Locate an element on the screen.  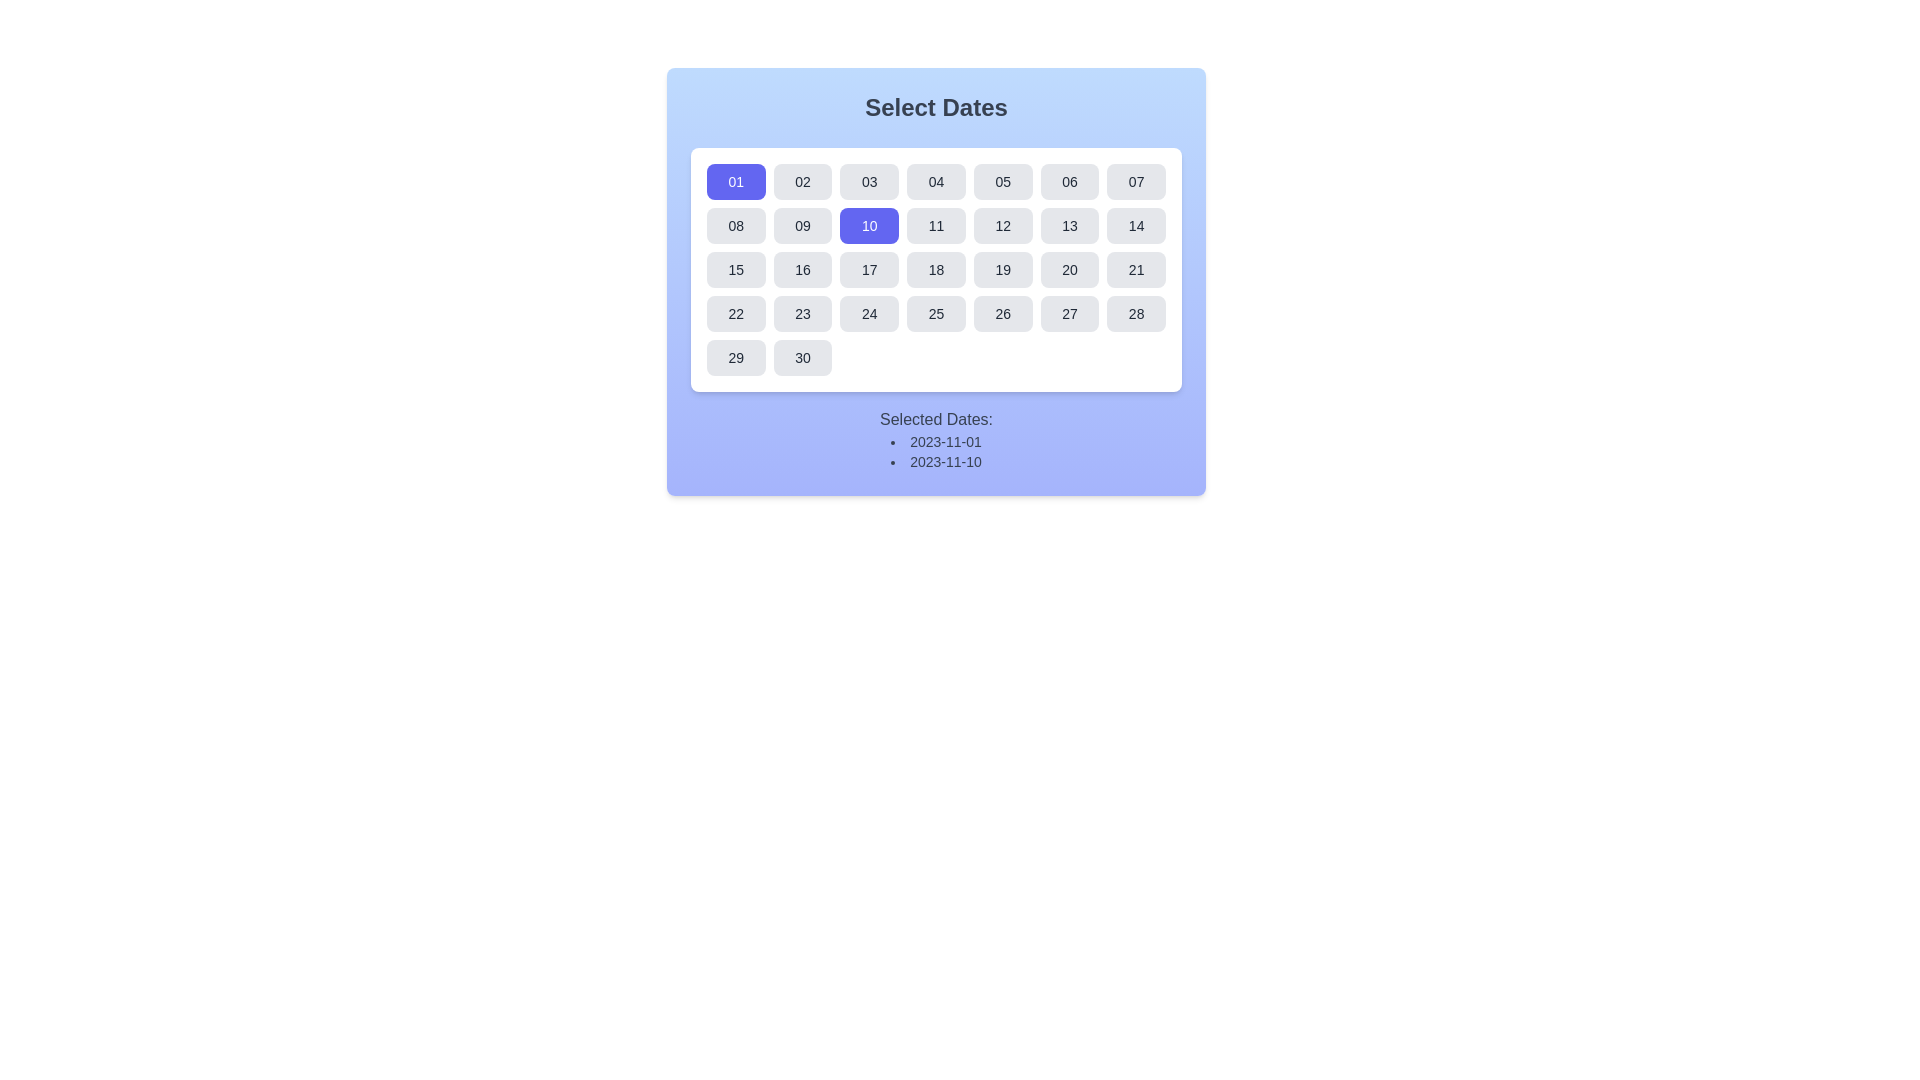
the small, rounded rectangular button displaying the number '19' in a graphical calendar interface is located at coordinates (1003, 270).